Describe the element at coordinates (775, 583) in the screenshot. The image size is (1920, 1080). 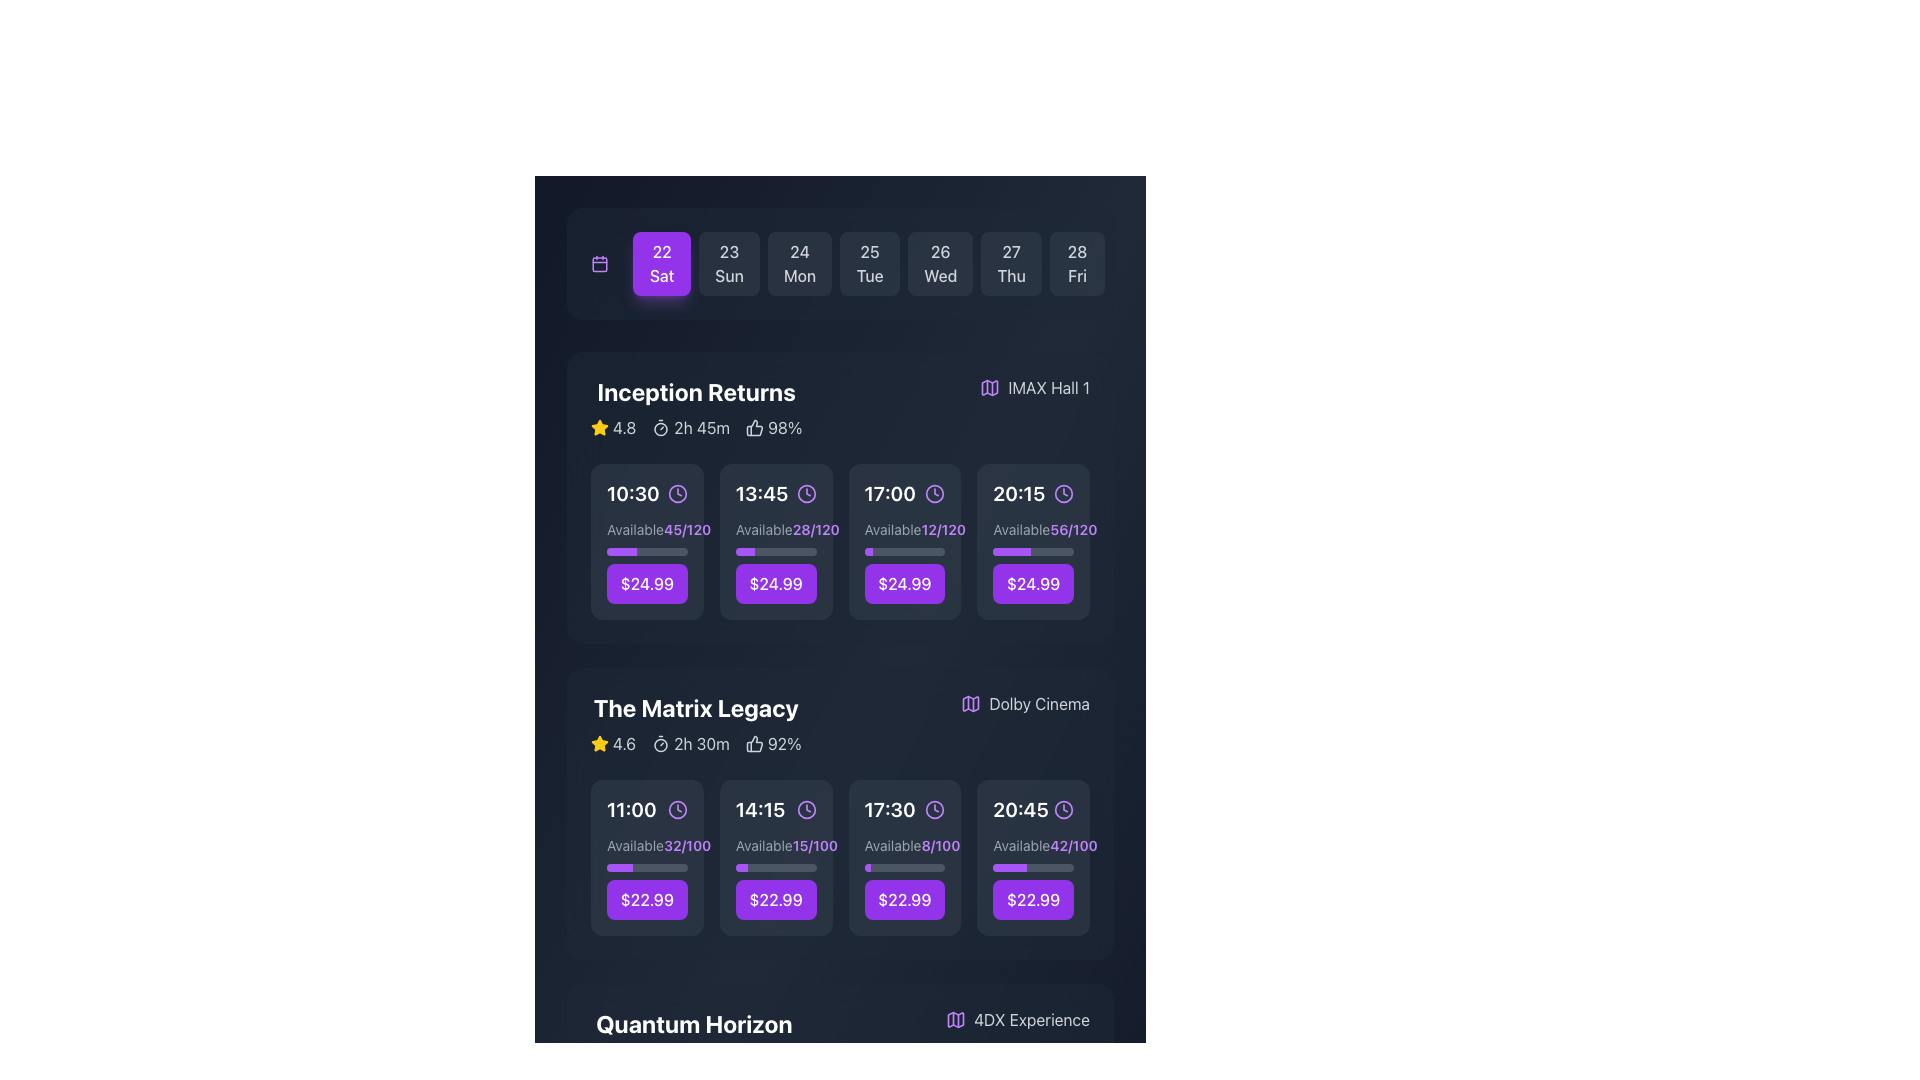
I see `the button for the 13:45 showtime` at that location.